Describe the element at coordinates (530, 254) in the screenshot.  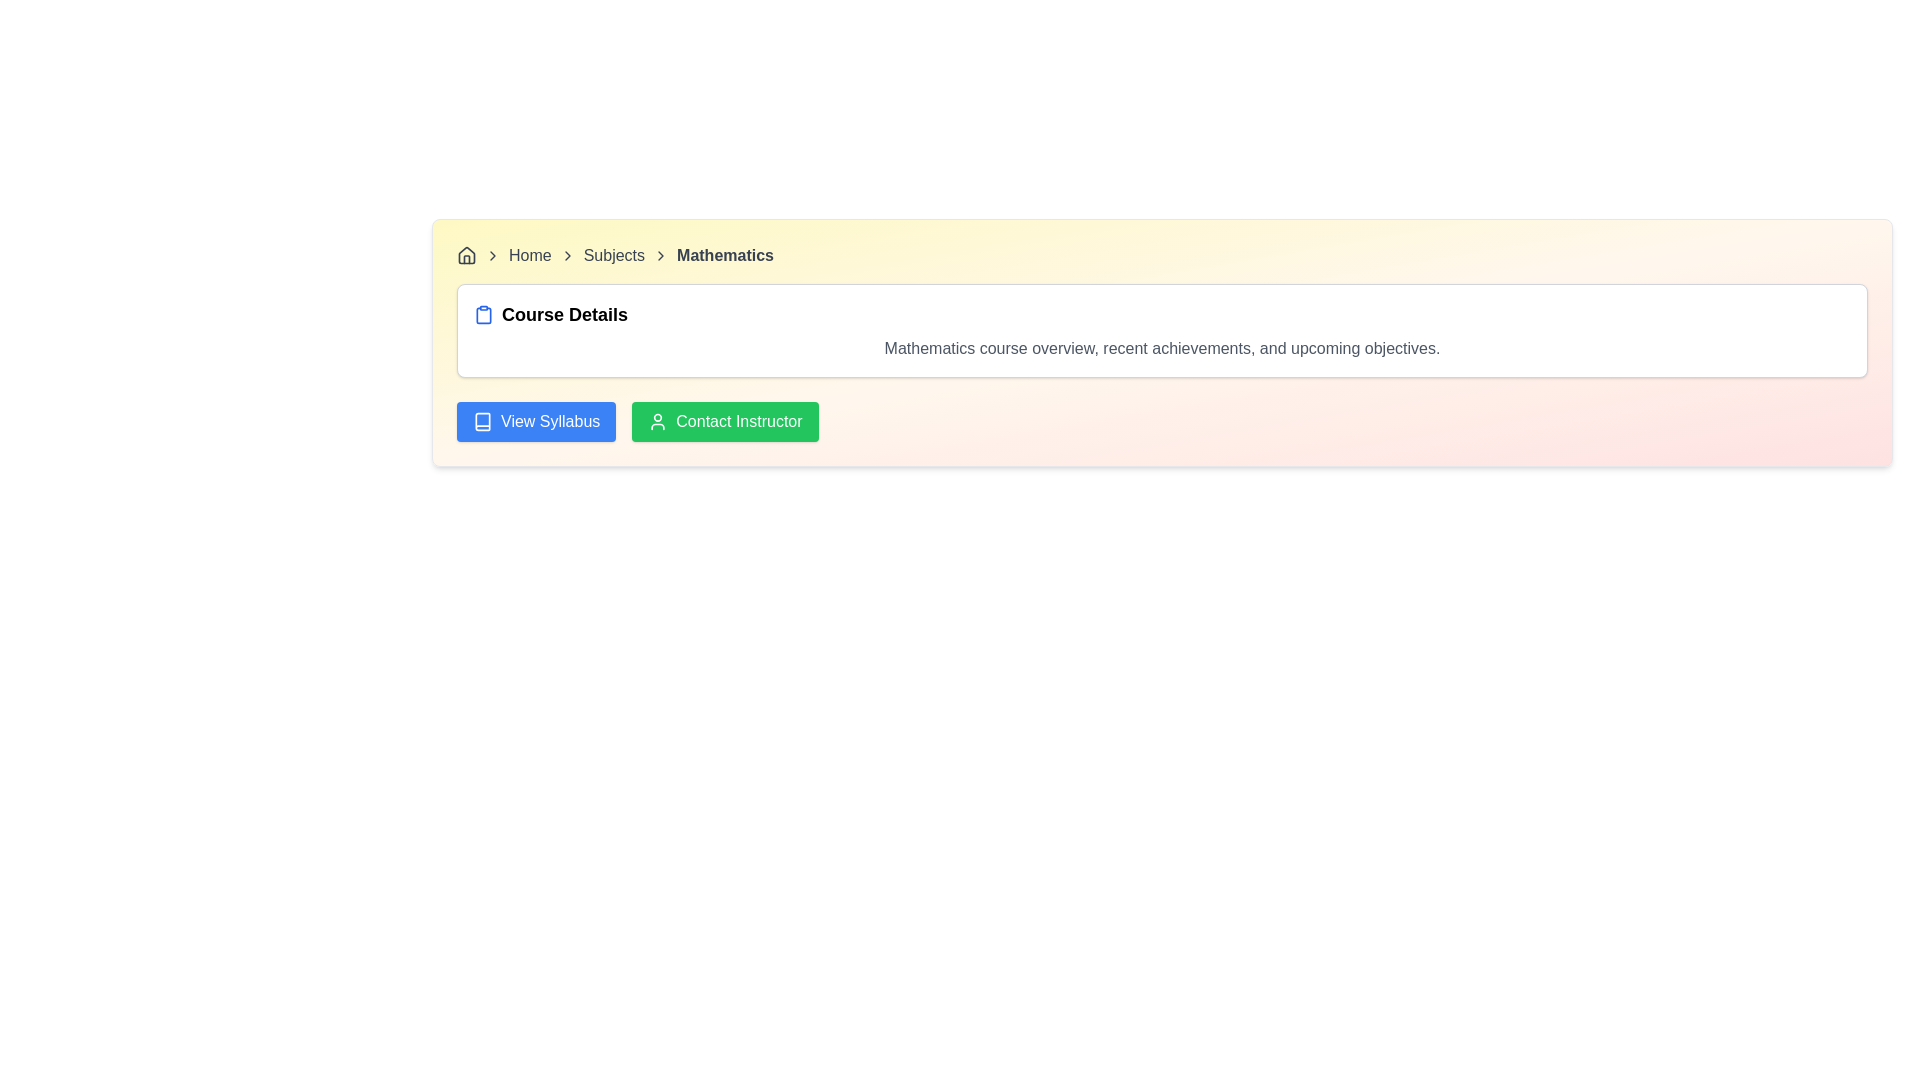
I see `the 'Home' breadcrumb navigation link text element to trigger the underline effect` at that location.